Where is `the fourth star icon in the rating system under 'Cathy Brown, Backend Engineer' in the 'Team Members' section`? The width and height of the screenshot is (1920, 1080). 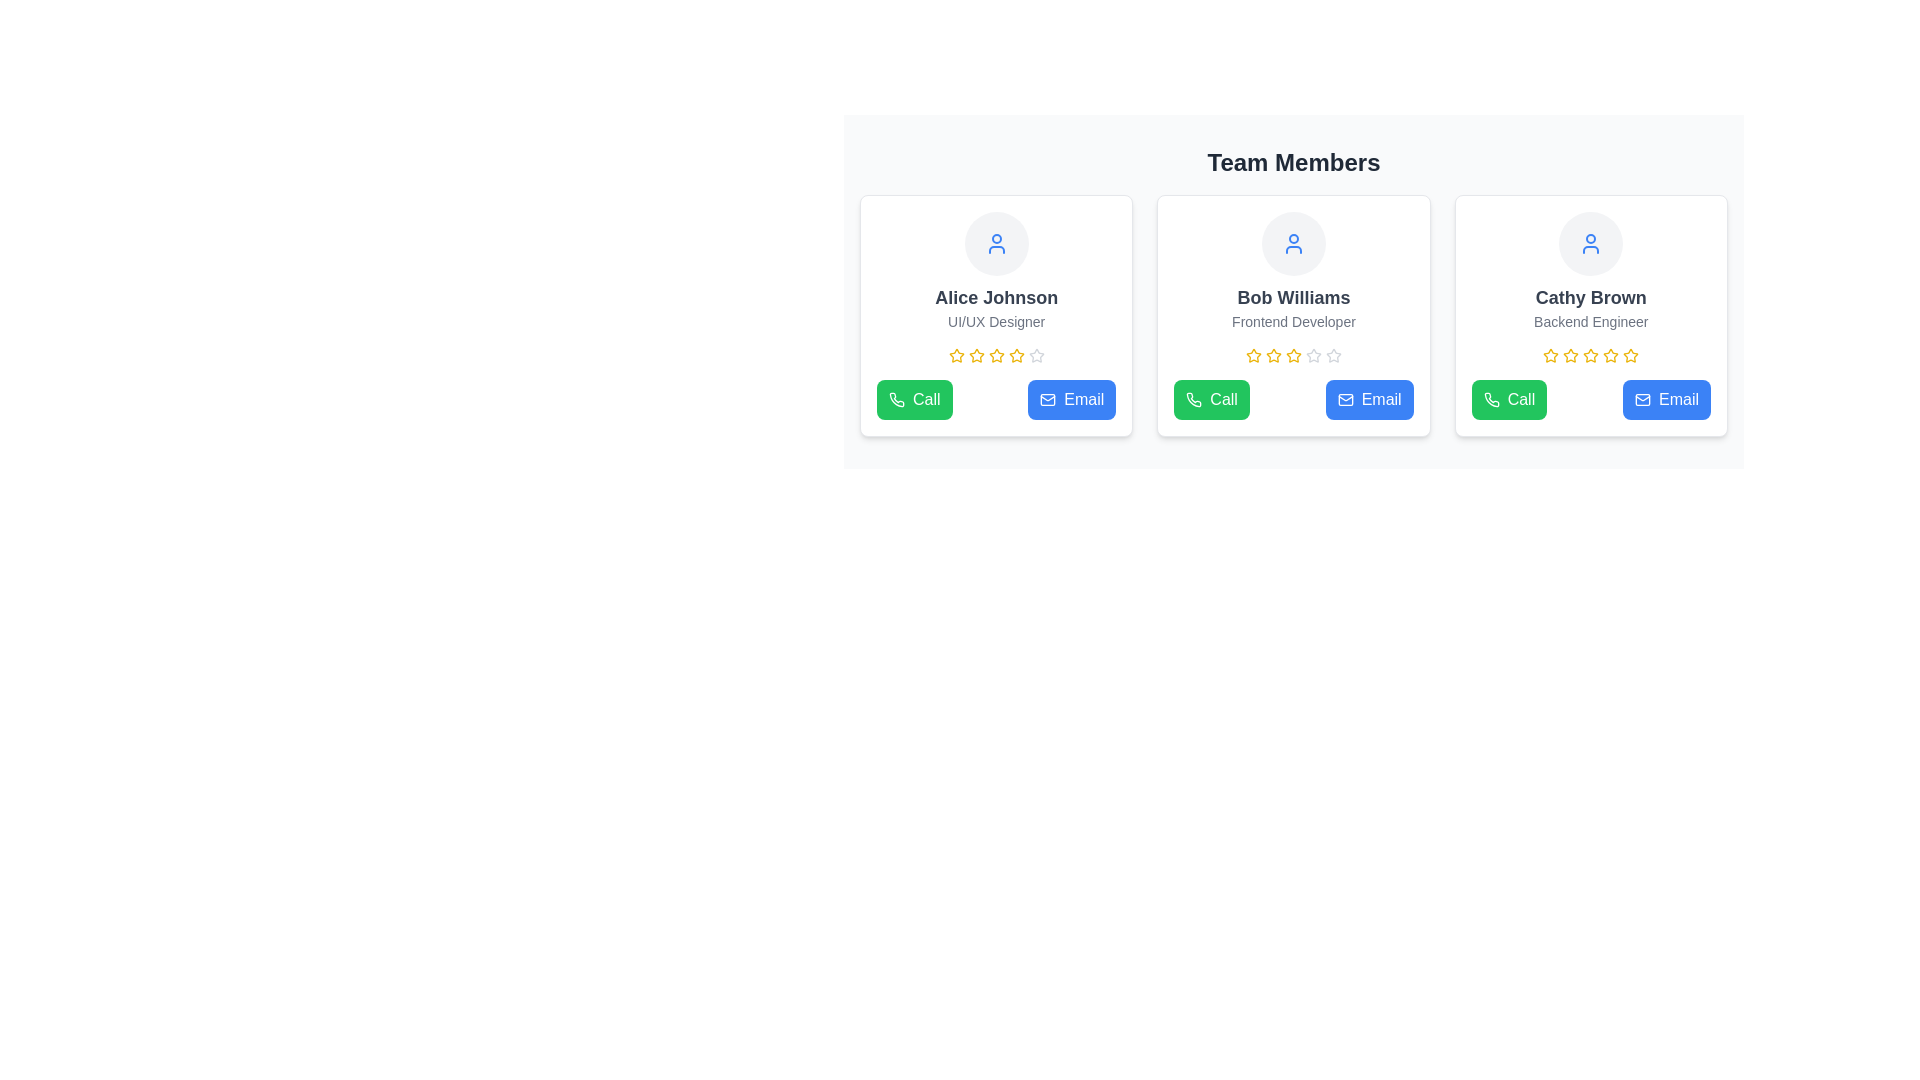
the fourth star icon in the rating system under 'Cathy Brown, Backend Engineer' in the 'Team Members' section is located at coordinates (1611, 354).